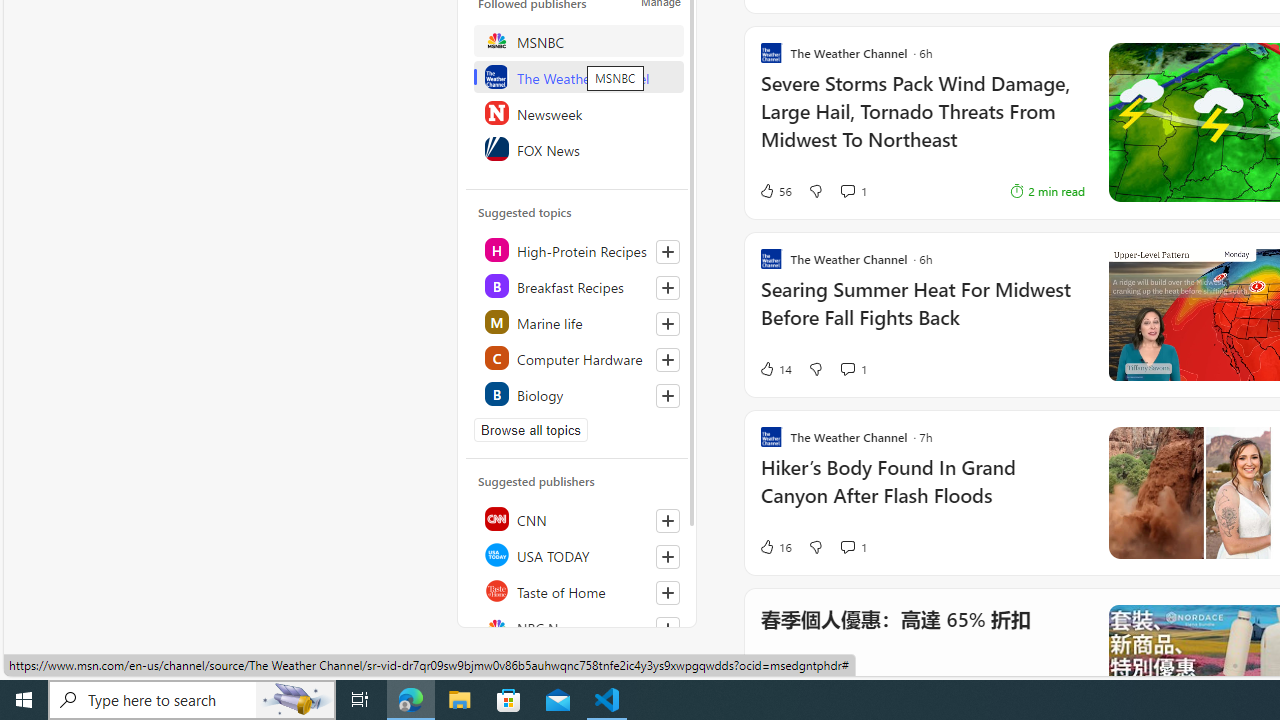 The width and height of the screenshot is (1280, 720). Describe the element at coordinates (577, 626) in the screenshot. I see `'NBC News'` at that location.